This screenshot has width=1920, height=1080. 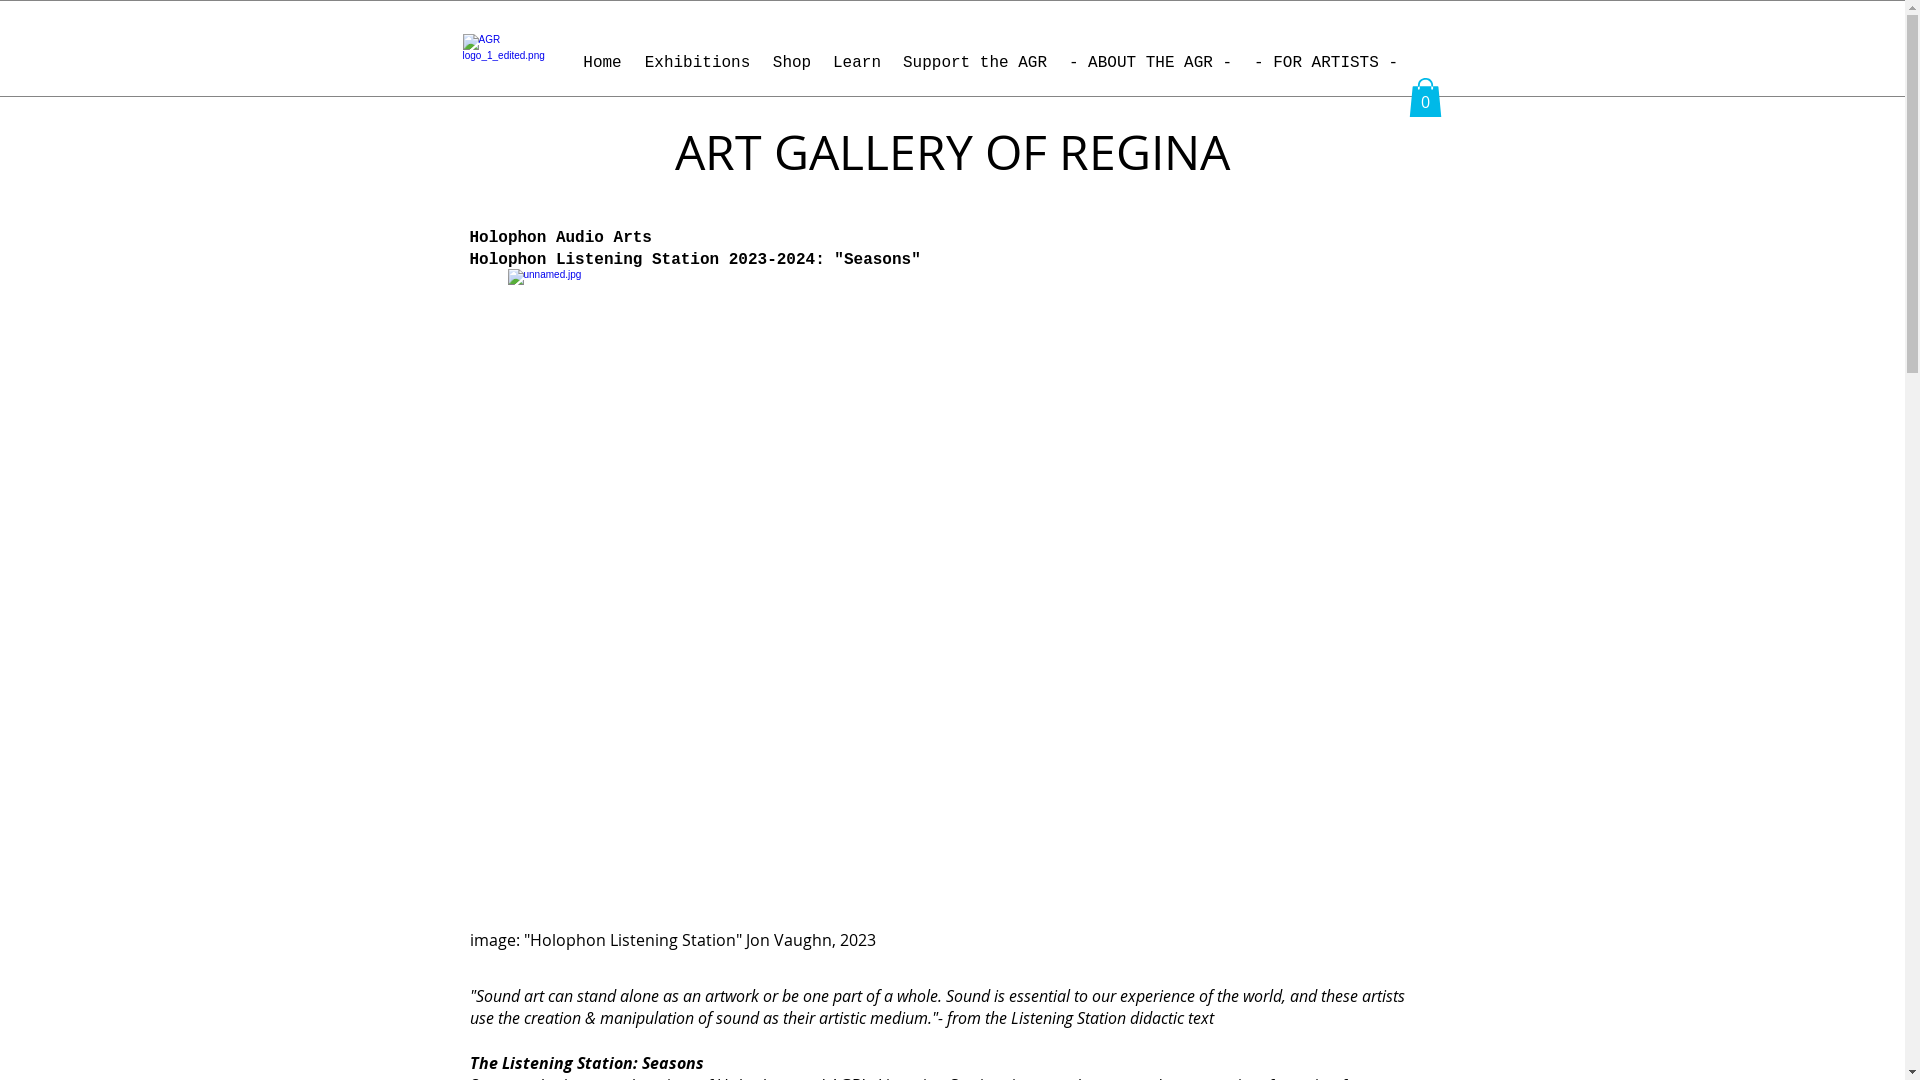 What do you see at coordinates (600, 62) in the screenshot?
I see `'Home'` at bounding box center [600, 62].